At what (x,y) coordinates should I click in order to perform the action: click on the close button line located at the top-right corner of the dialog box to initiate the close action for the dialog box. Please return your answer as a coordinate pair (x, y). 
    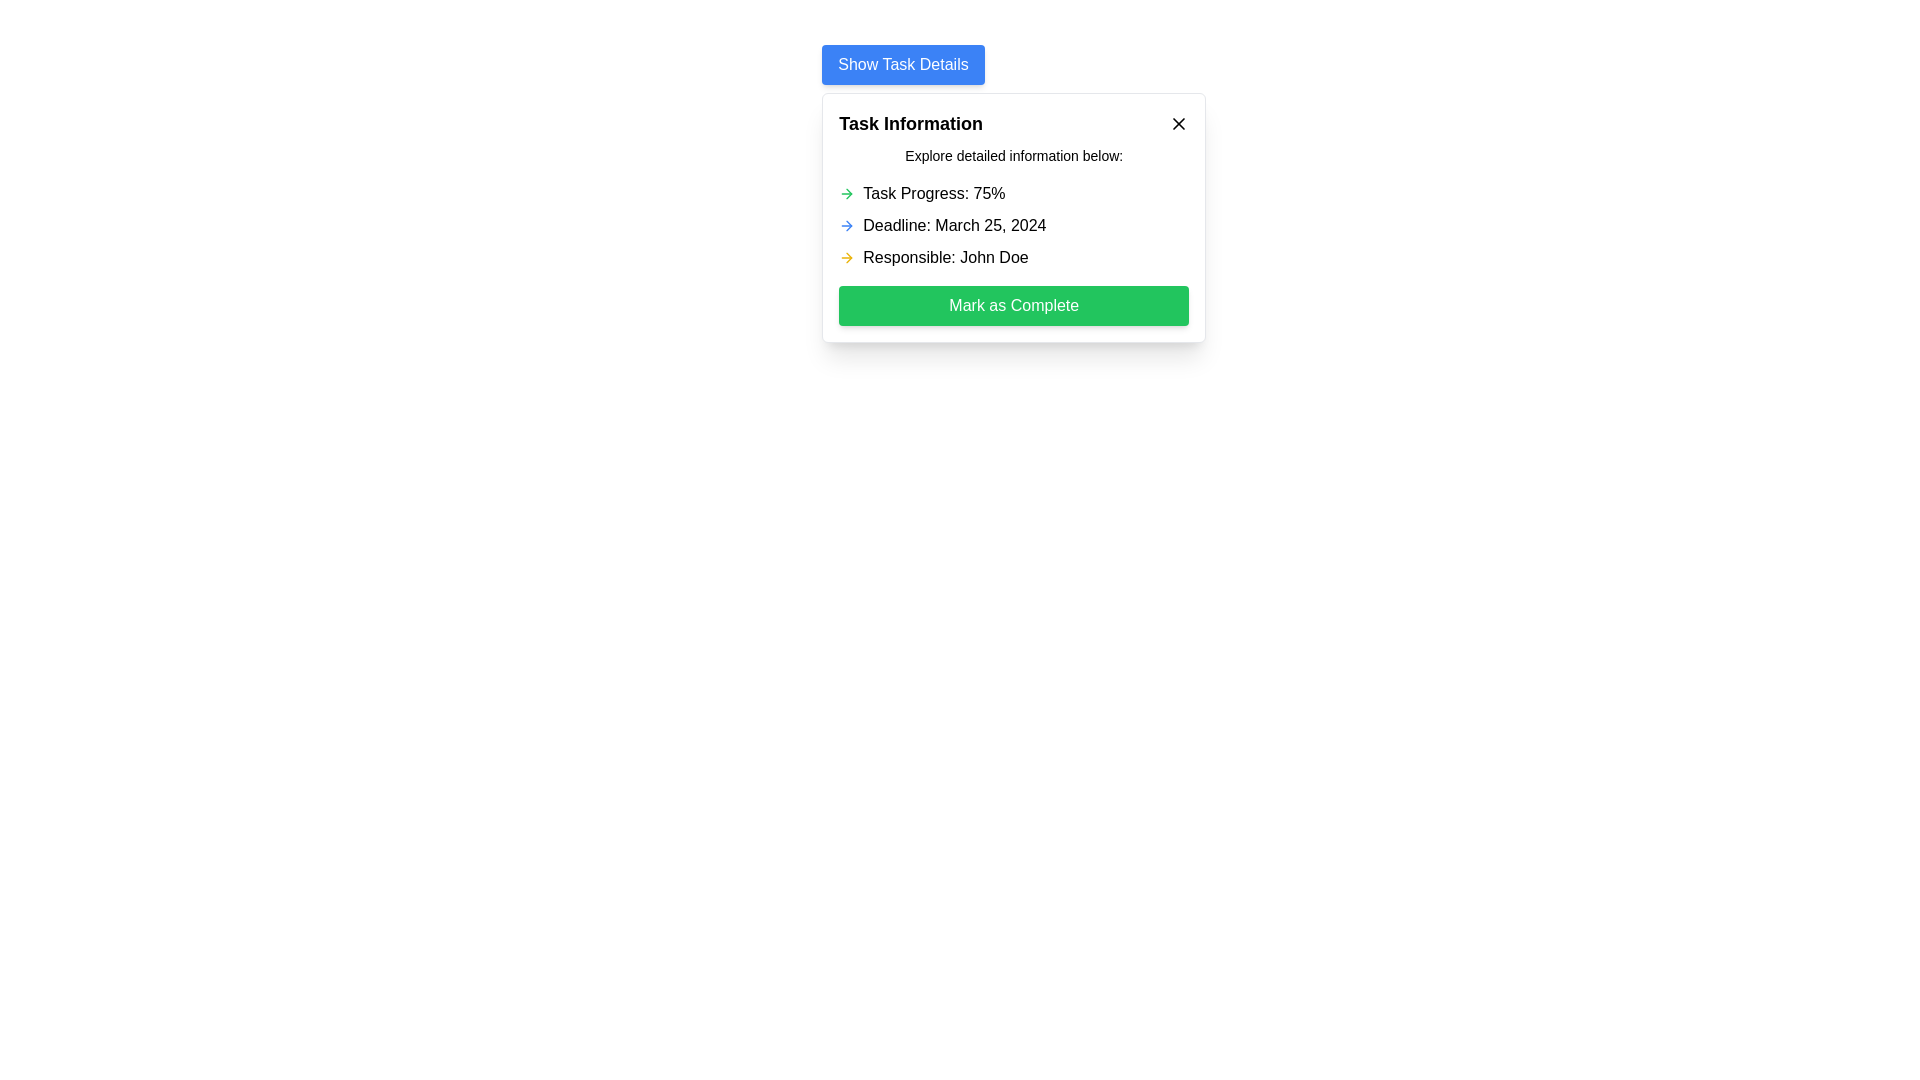
    Looking at the image, I should click on (1179, 123).